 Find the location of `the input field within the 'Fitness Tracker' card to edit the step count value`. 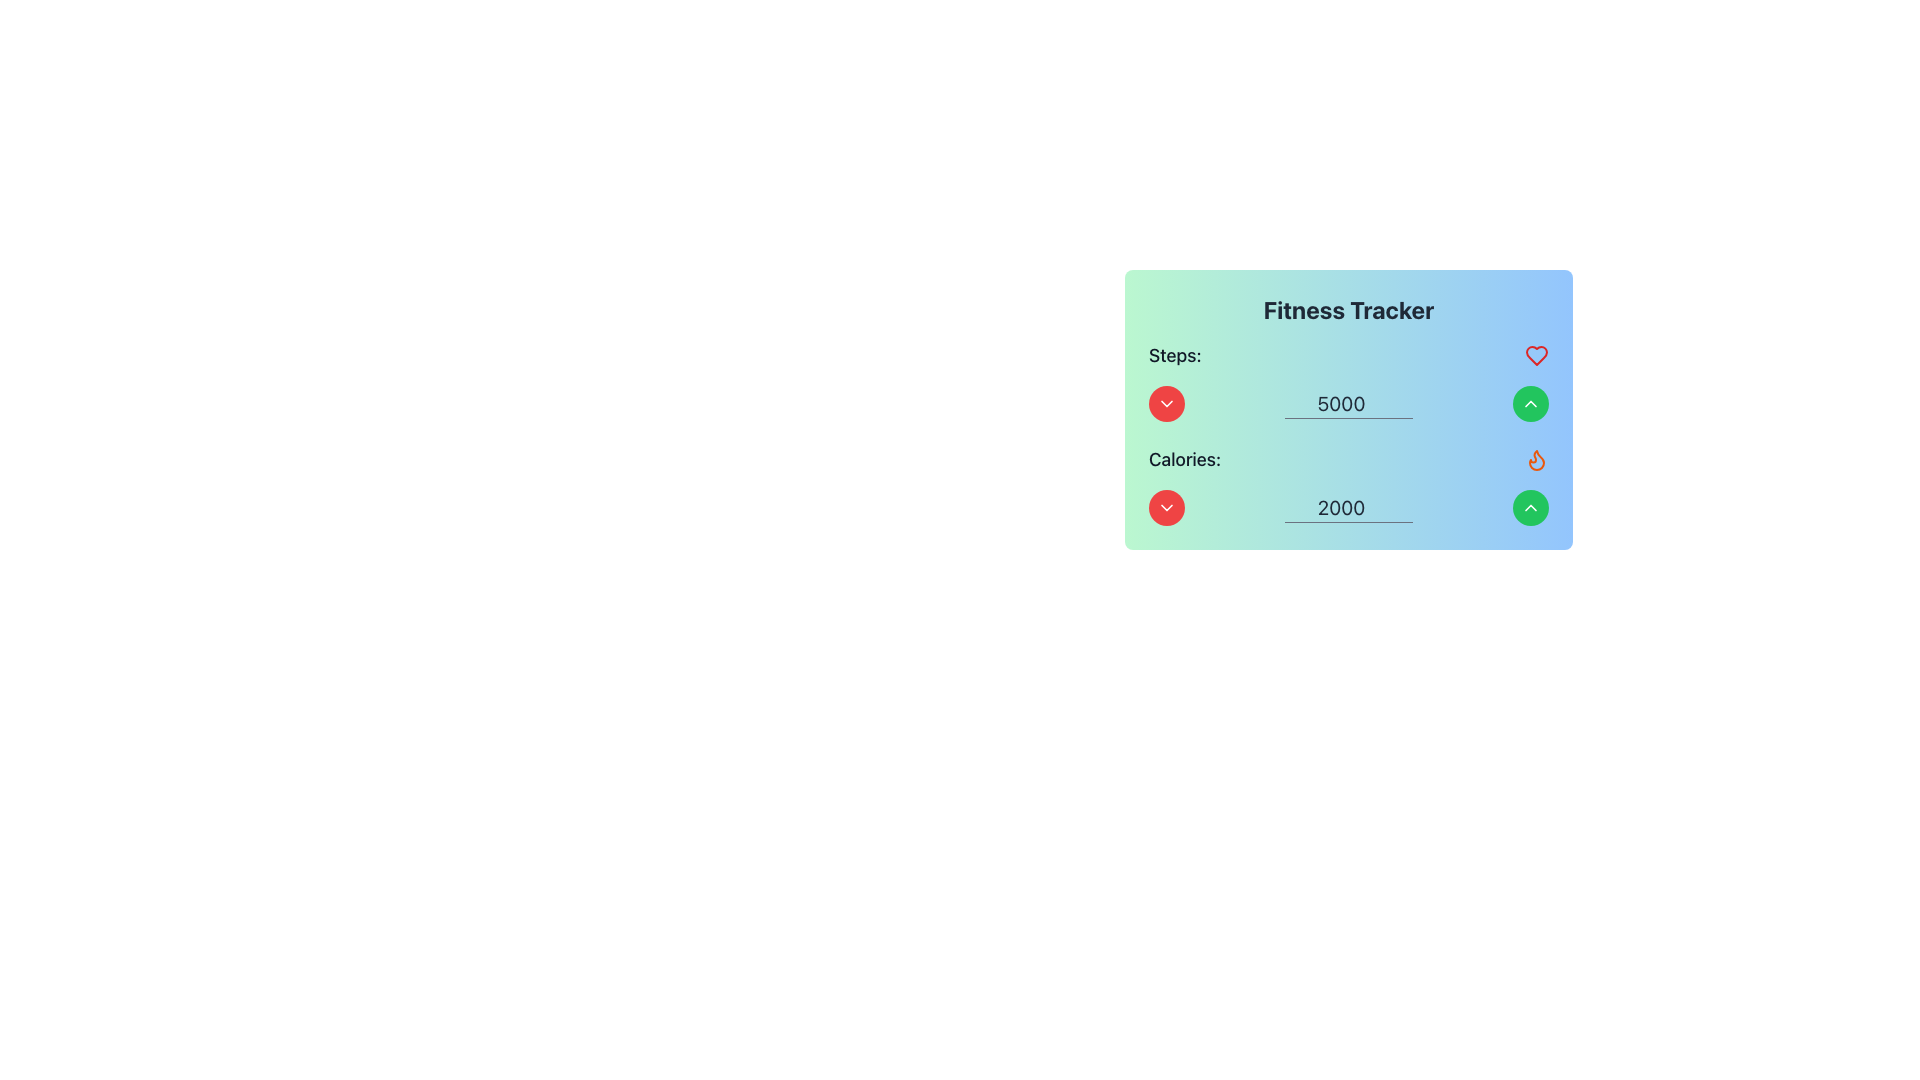

the input field within the 'Fitness Tracker' card to edit the step count value is located at coordinates (1348, 381).